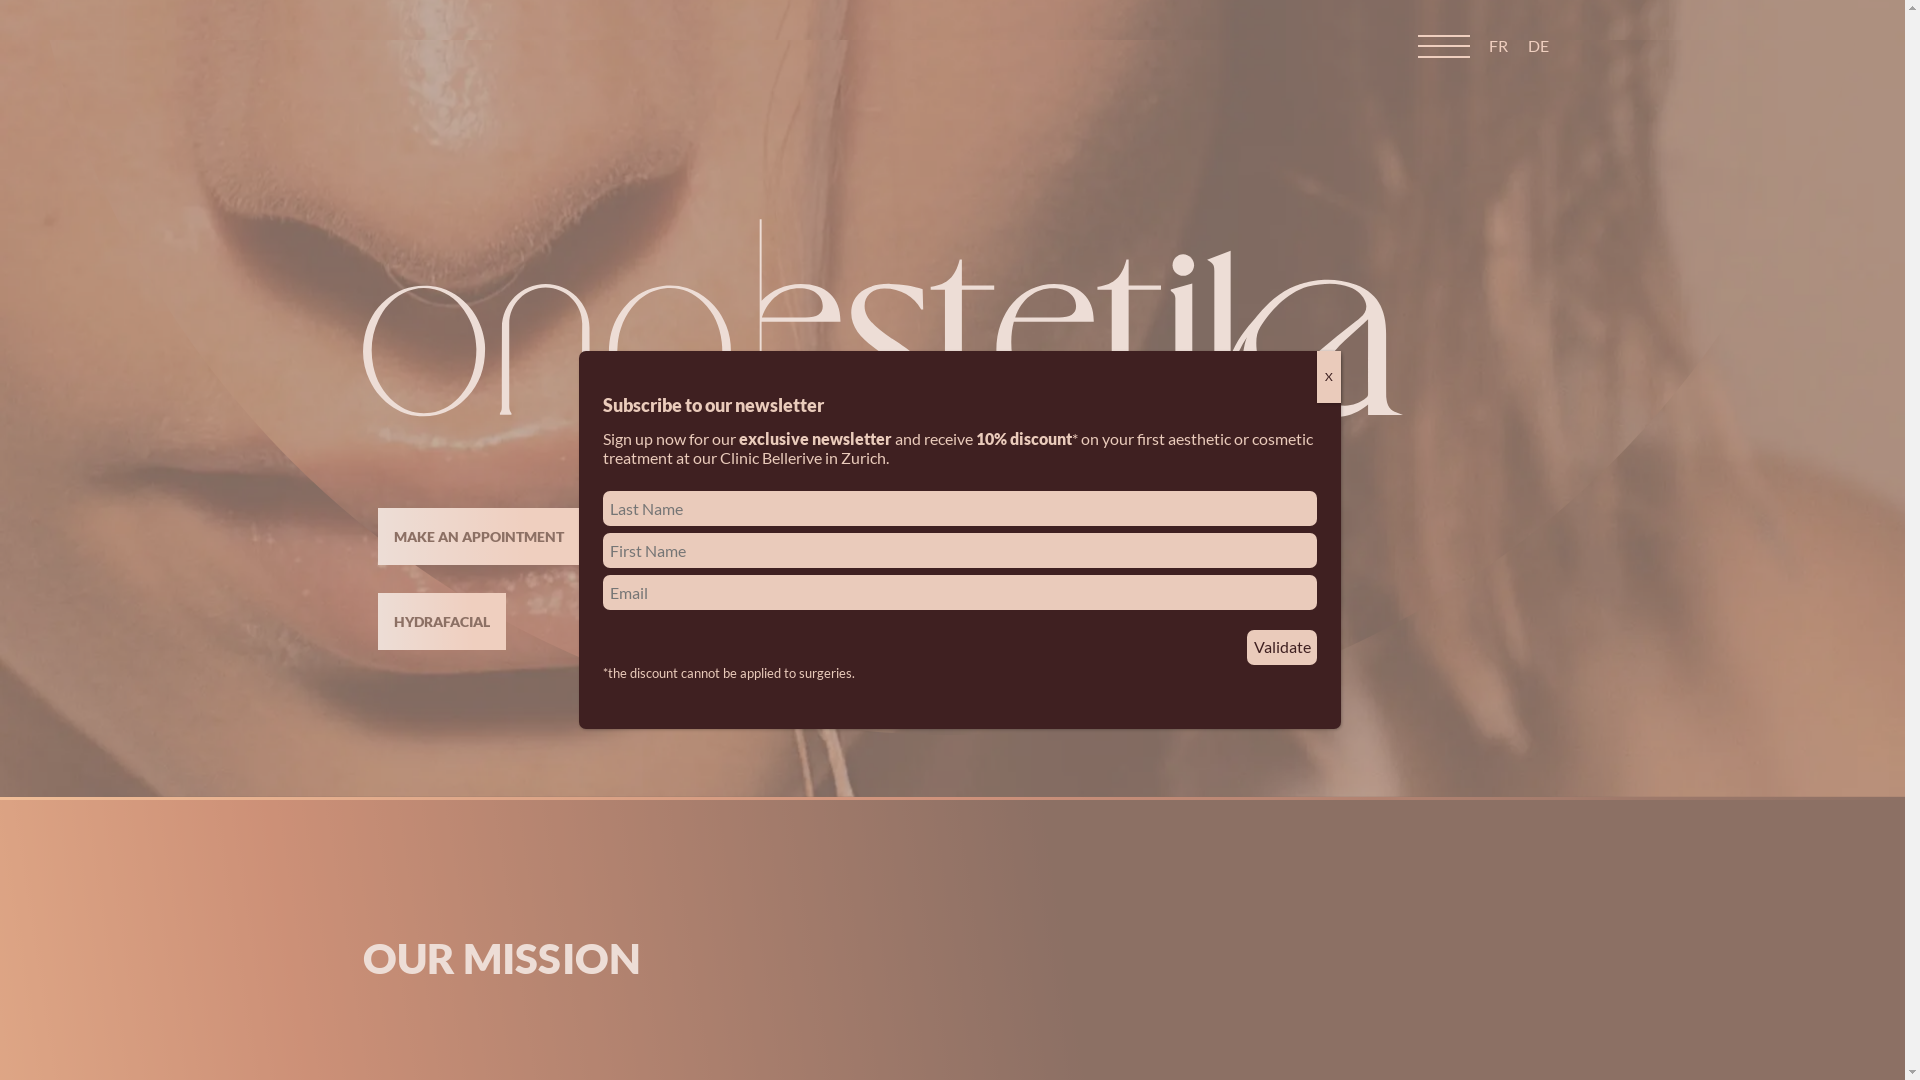  I want to click on 'Validate', so click(1246, 647).